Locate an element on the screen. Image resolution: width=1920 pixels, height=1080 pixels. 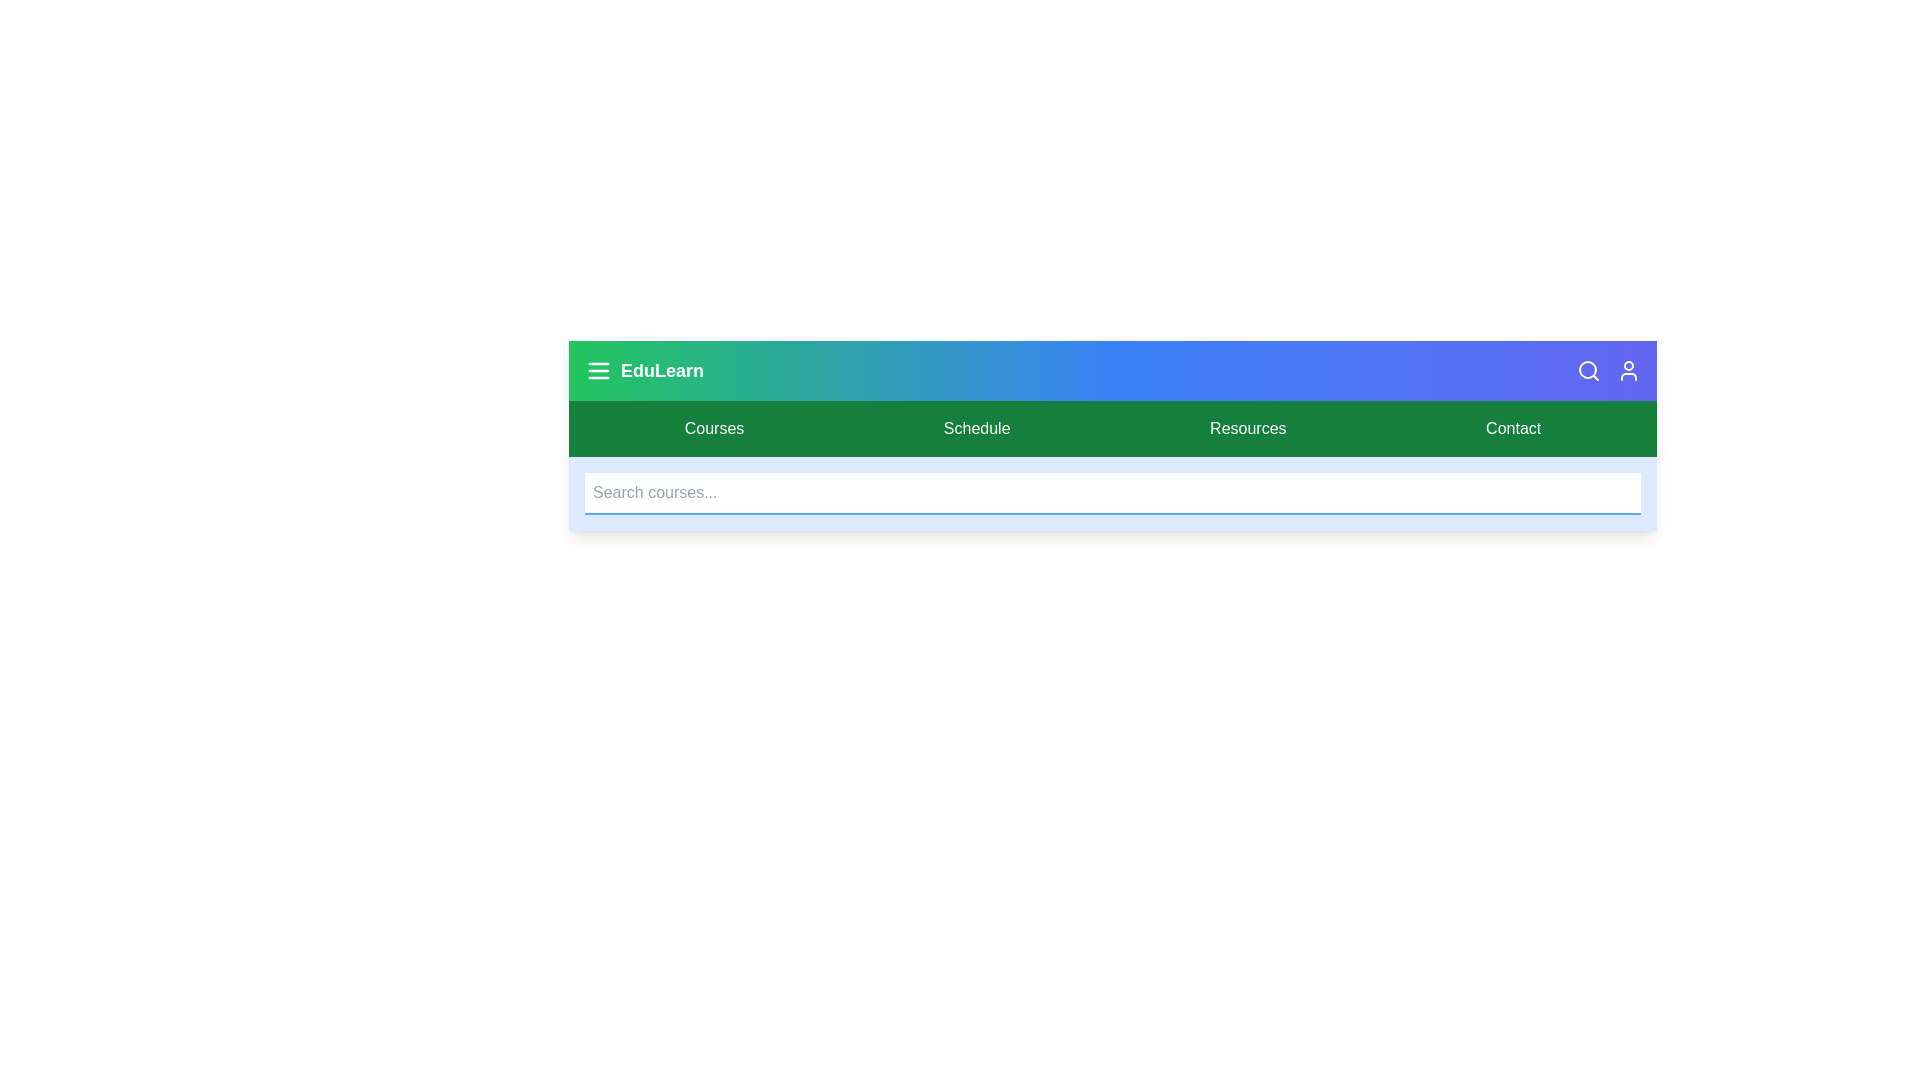
the Schedule navigation link is located at coordinates (977, 427).